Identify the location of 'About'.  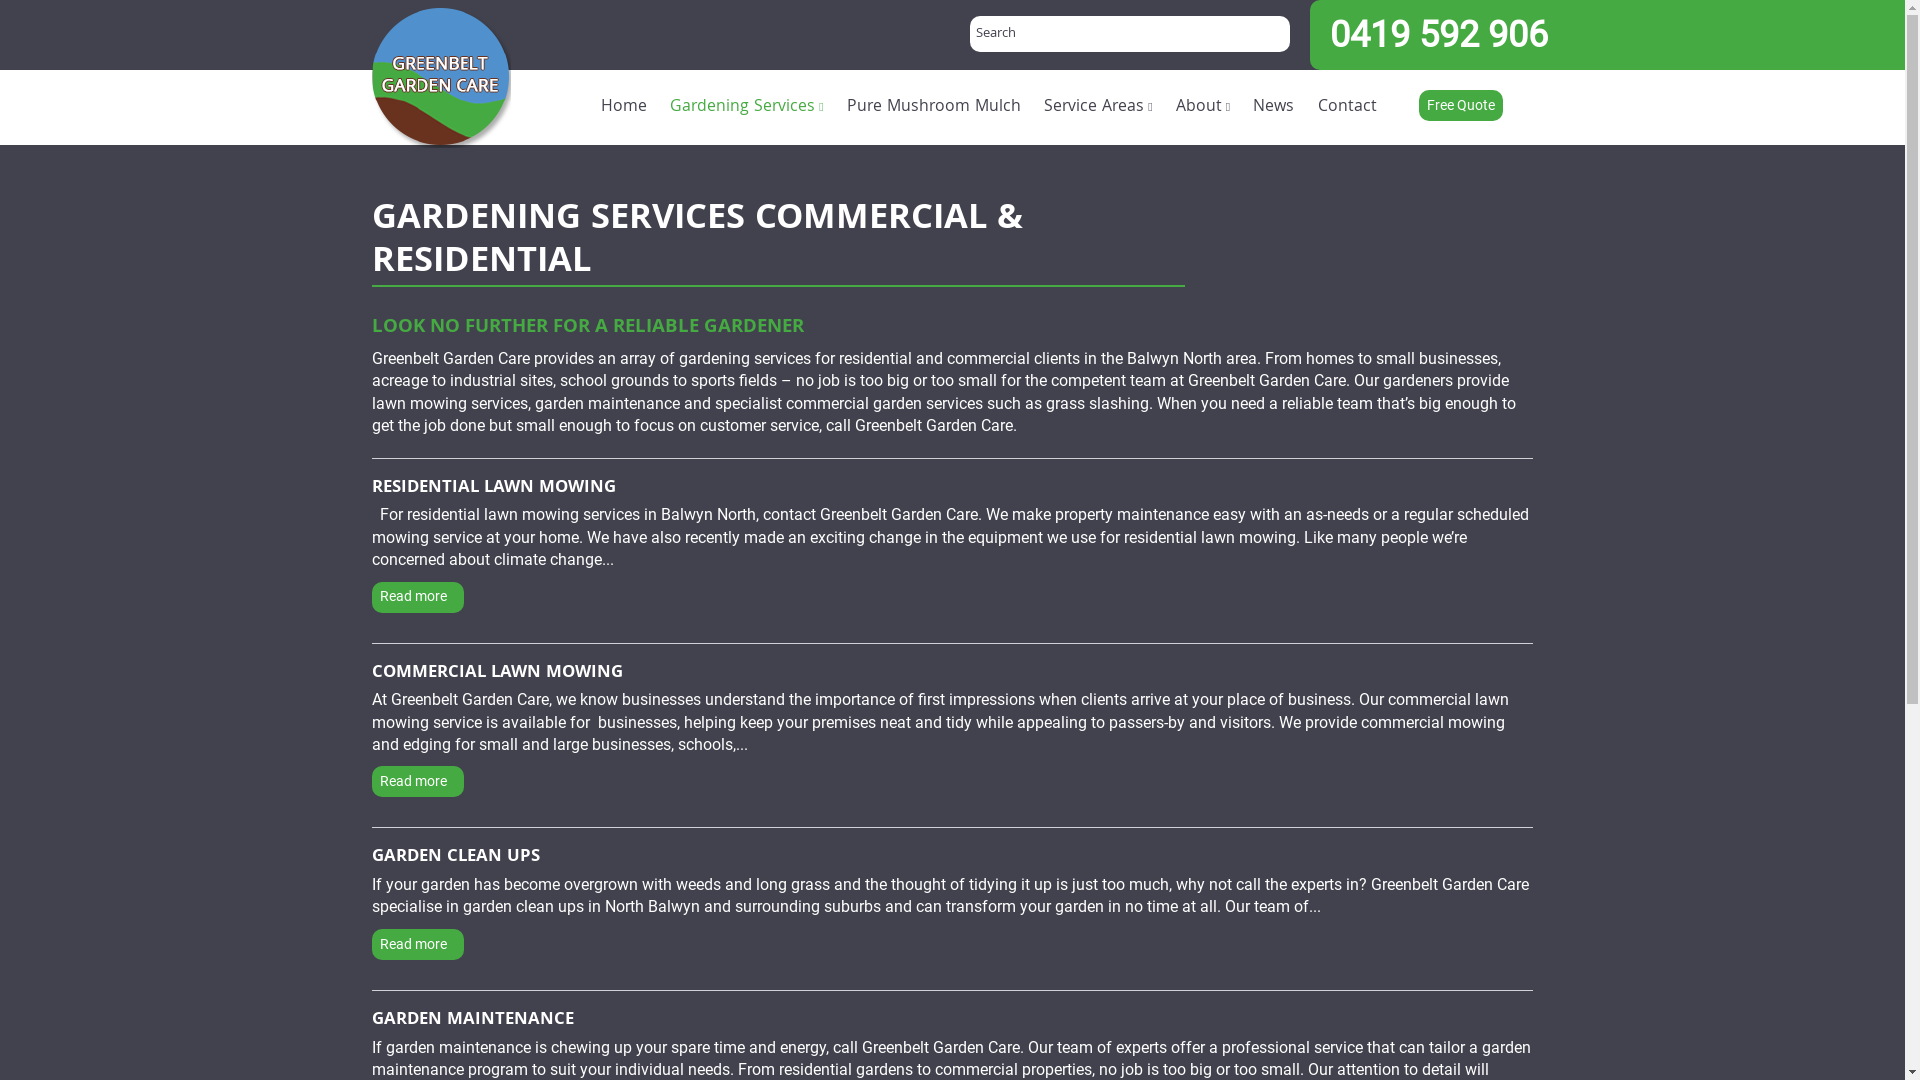
(1163, 107).